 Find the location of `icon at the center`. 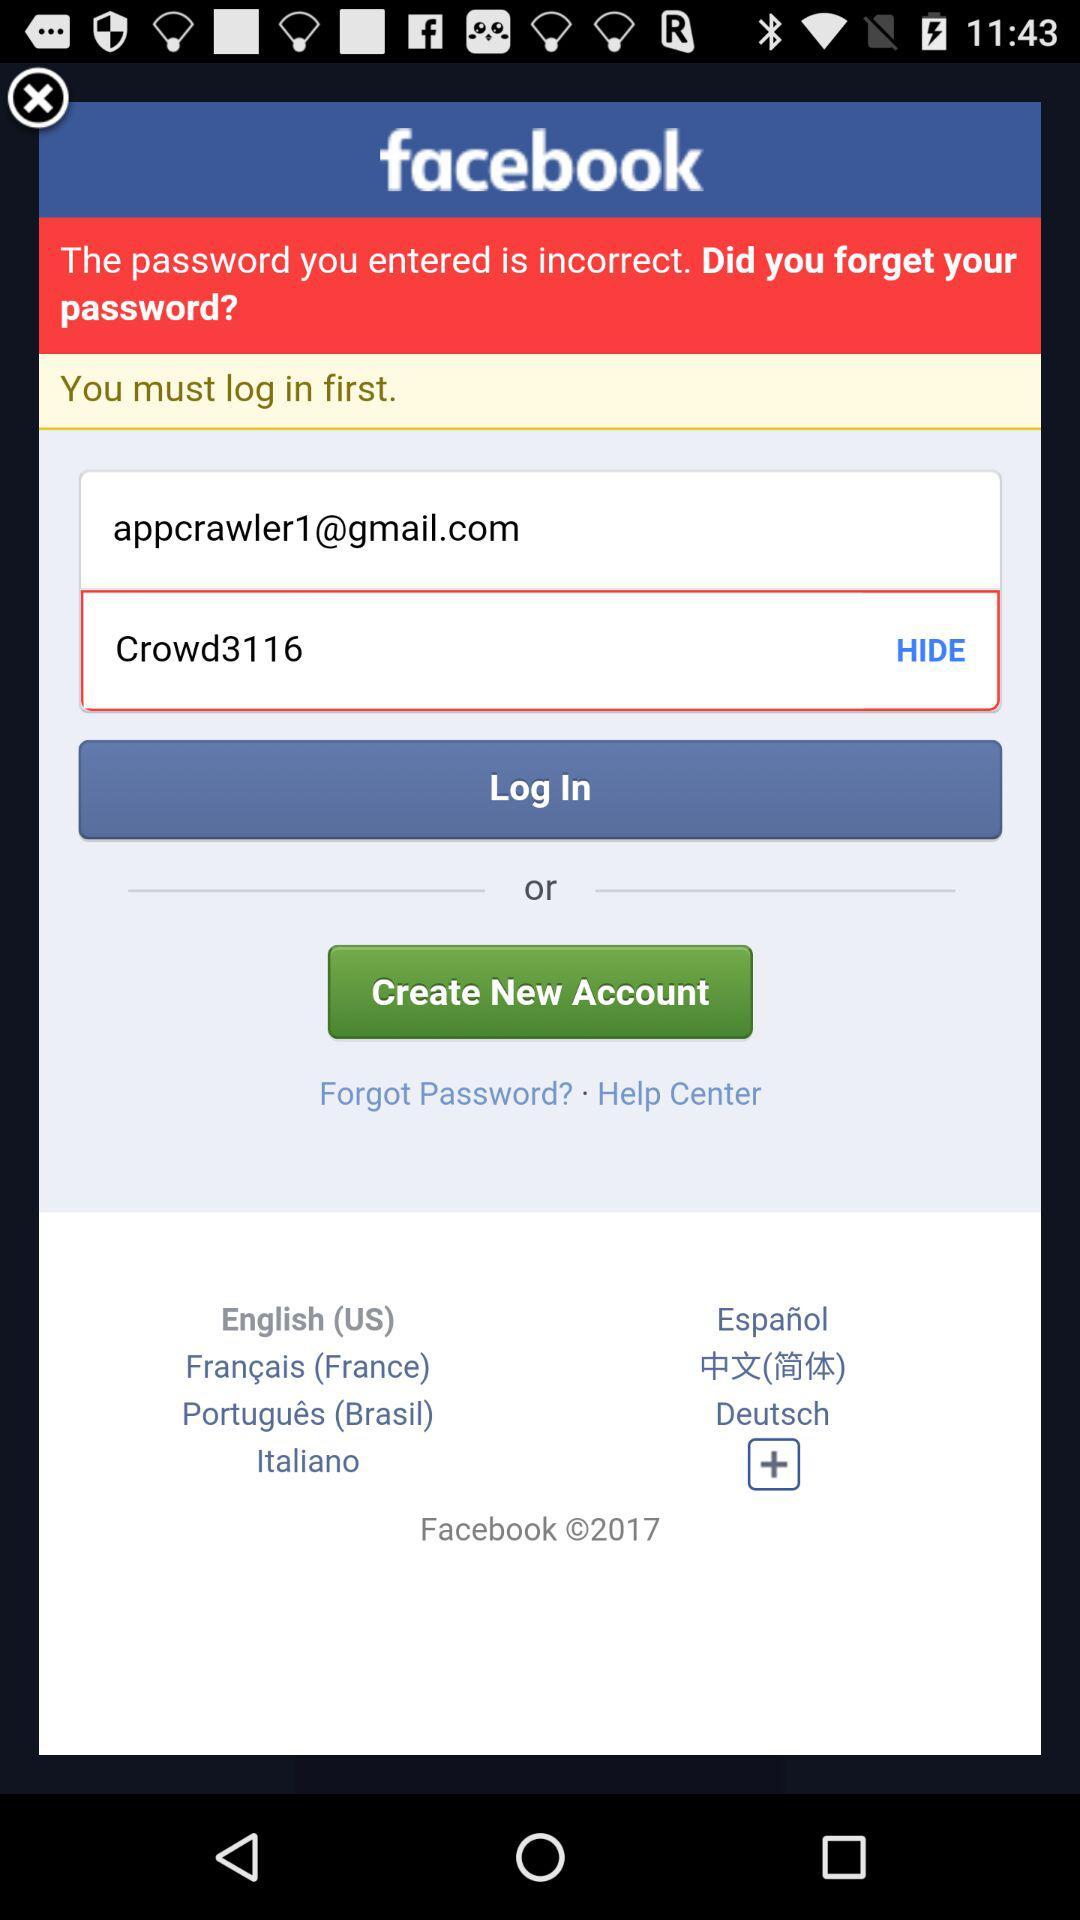

icon at the center is located at coordinates (540, 927).